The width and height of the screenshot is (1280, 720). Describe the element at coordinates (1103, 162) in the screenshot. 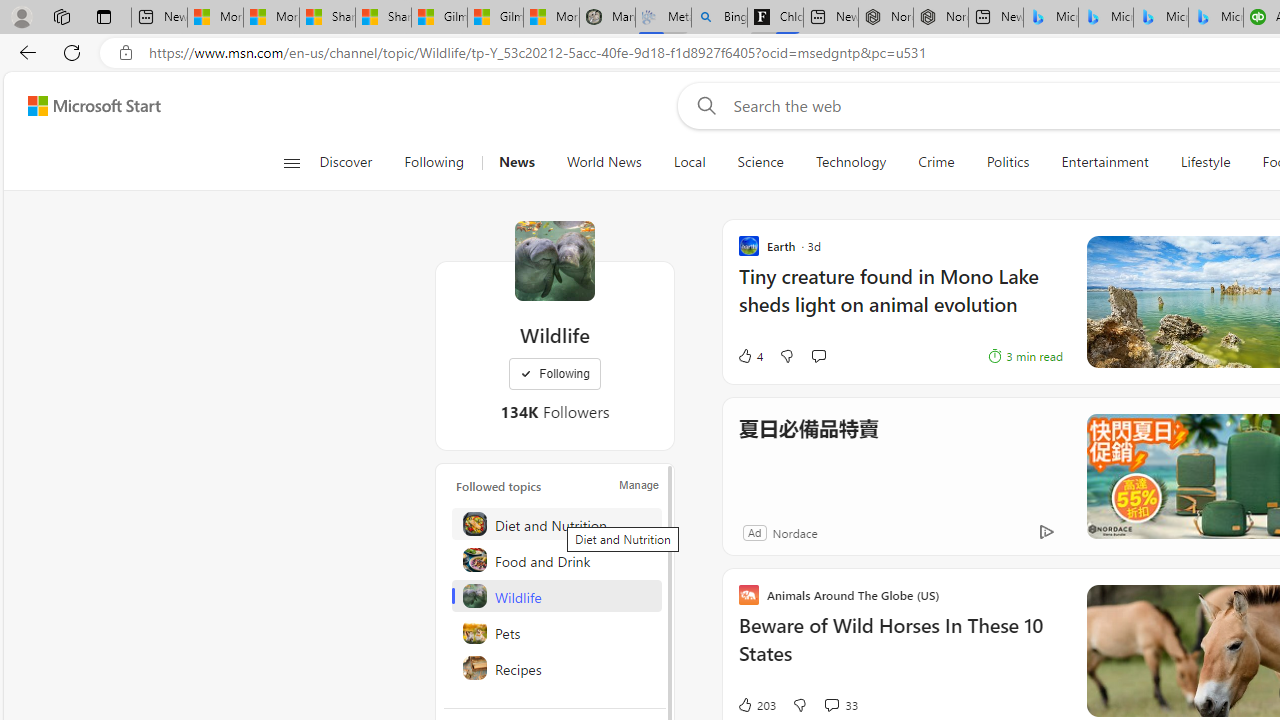

I see `'Entertainment'` at that location.